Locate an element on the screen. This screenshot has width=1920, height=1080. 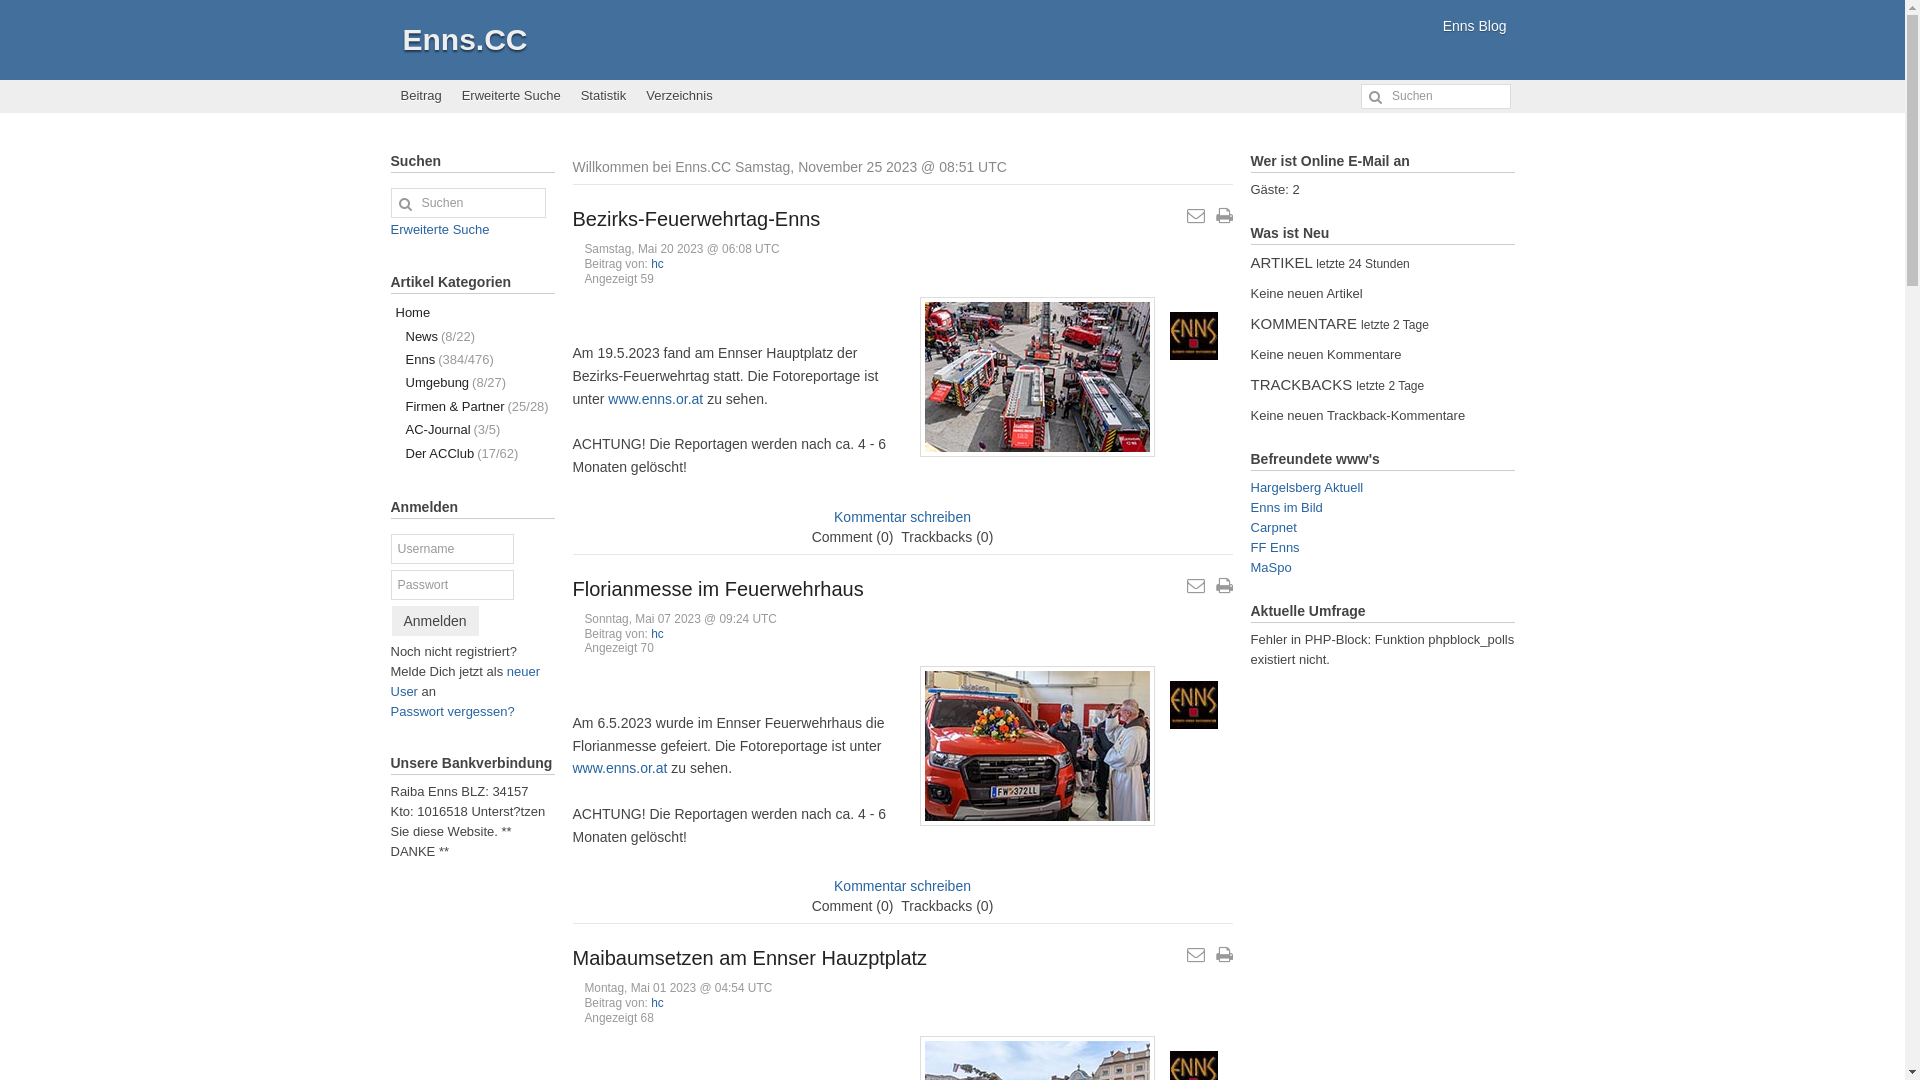
'Anmelden' is located at coordinates (392, 620).